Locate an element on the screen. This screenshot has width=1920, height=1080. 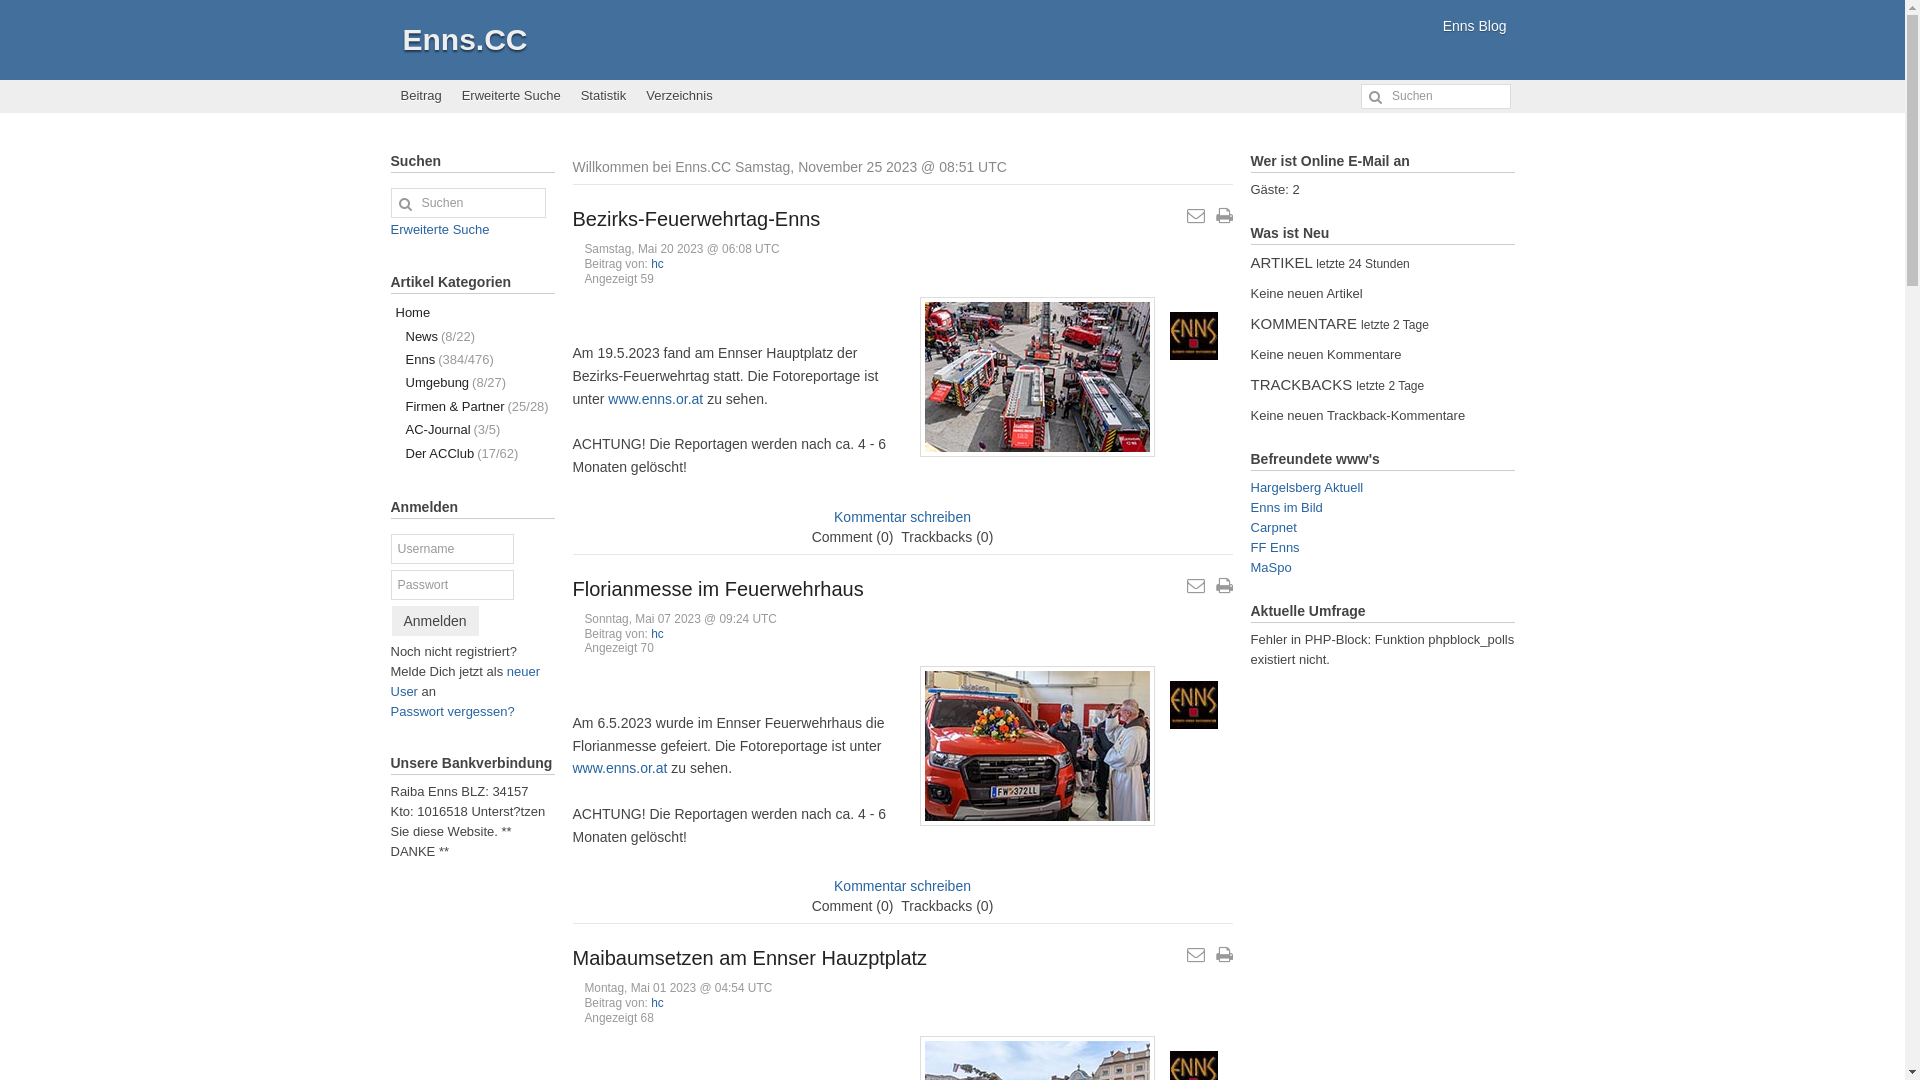
'Anmelden' is located at coordinates (392, 620).